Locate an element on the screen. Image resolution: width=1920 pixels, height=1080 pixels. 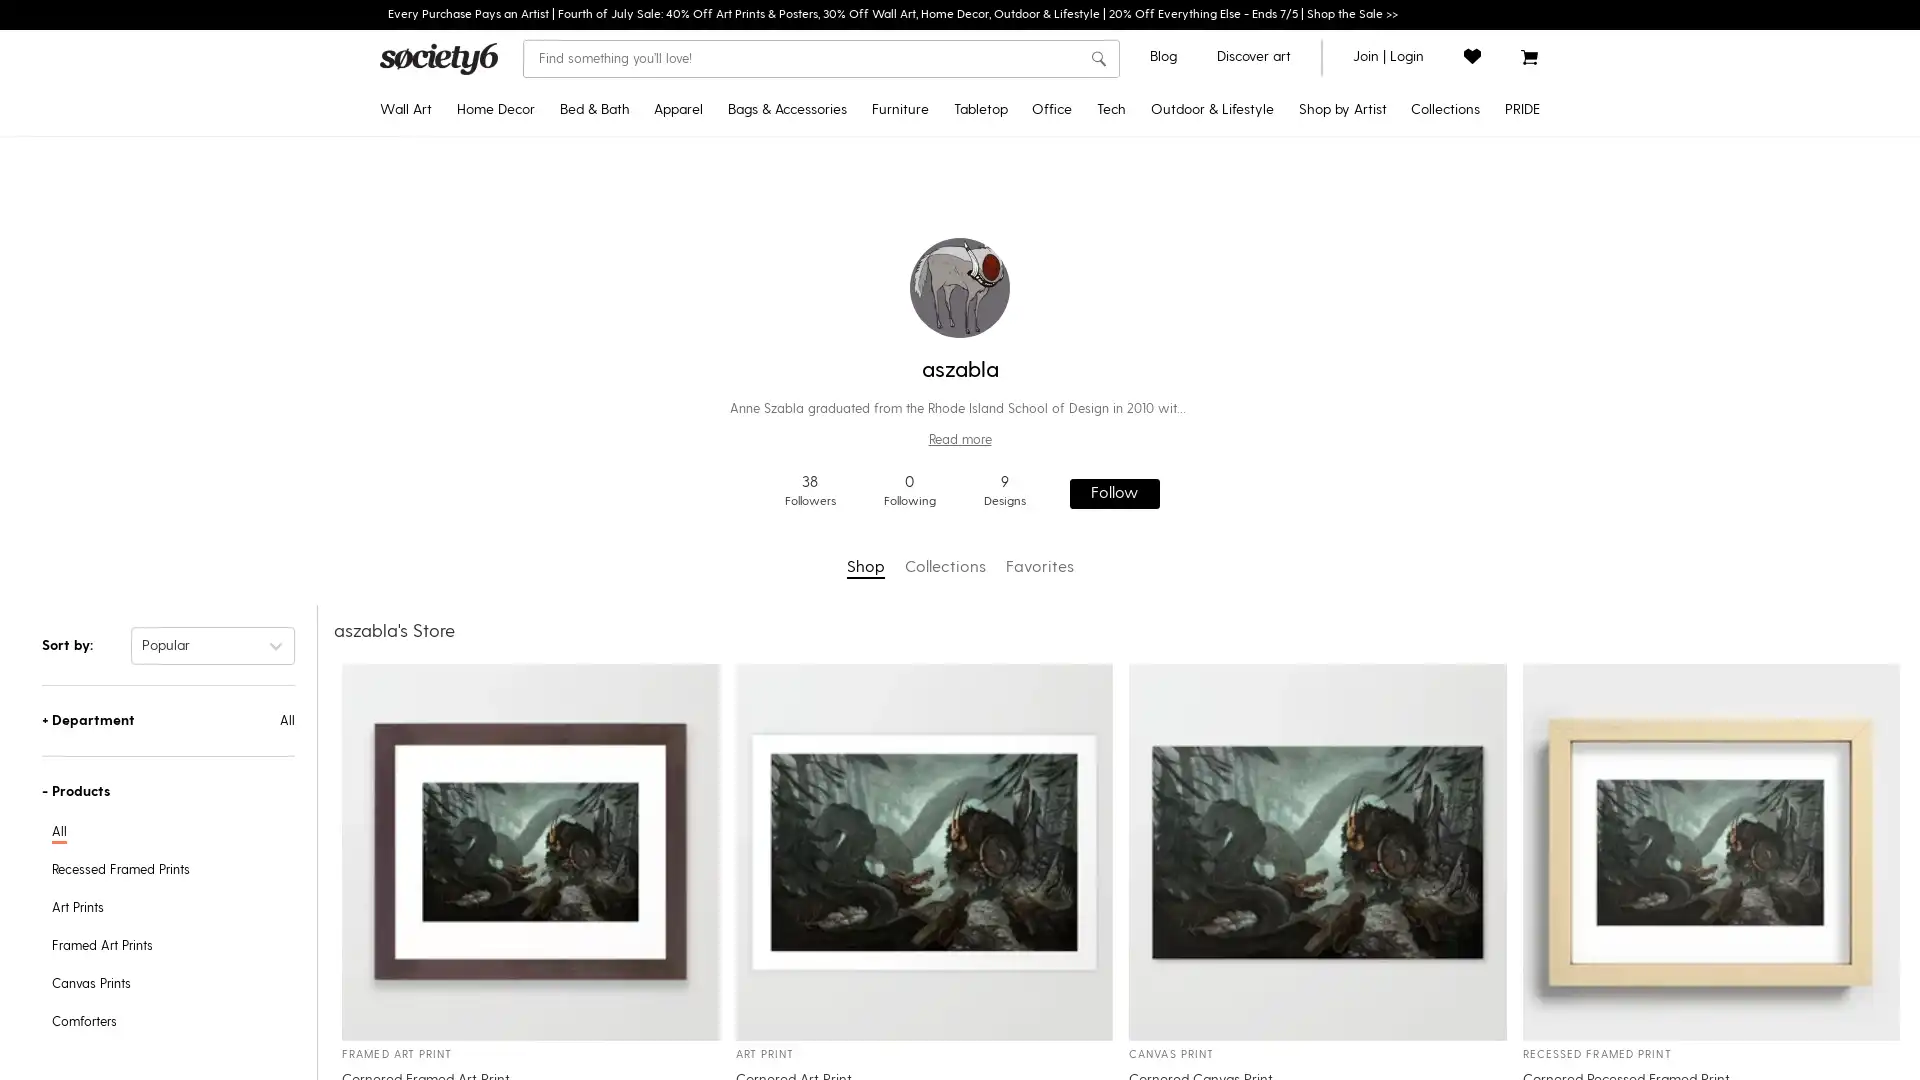
Wall Art is located at coordinates (405, 110).